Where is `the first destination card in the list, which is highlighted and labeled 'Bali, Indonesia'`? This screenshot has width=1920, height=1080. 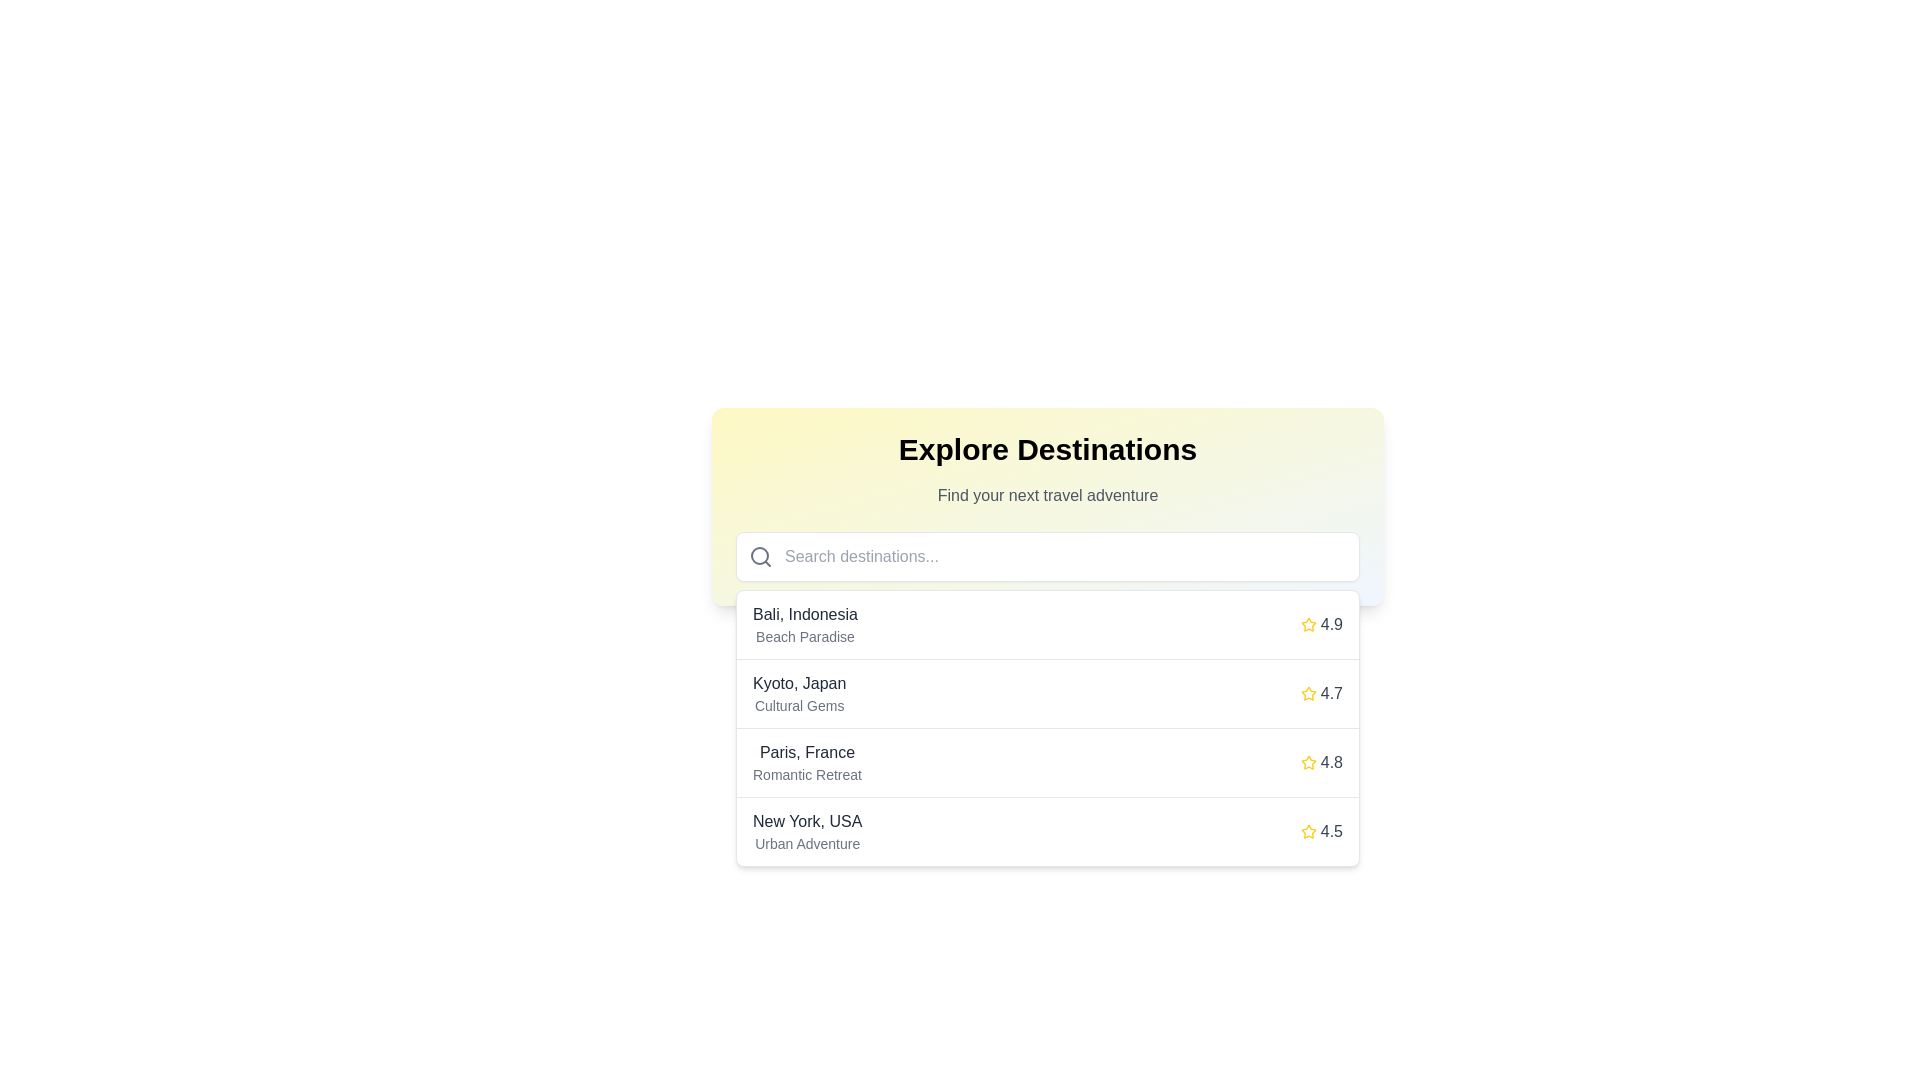 the first destination card in the list, which is highlighted and labeled 'Bali, Indonesia' is located at coordinates (1046, 624).